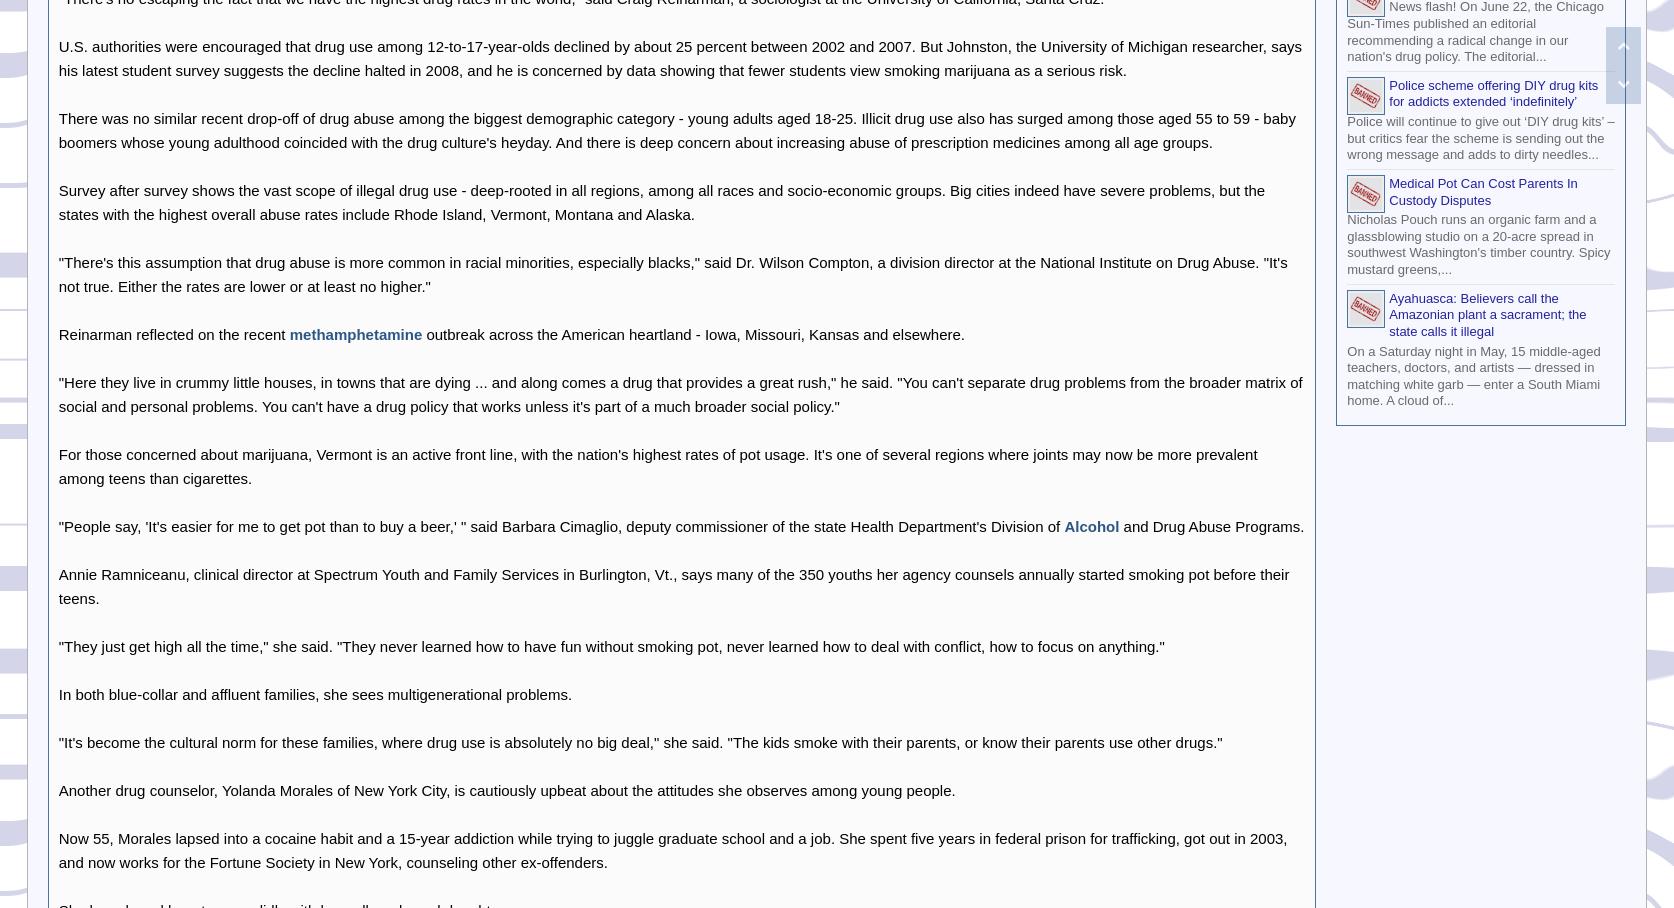 The width and height of the screenshot is (1674, 908). Describe the element at coordinates (57, 332) in the screenshot. I see `'Reinarman reflected on the recent'` at that location.